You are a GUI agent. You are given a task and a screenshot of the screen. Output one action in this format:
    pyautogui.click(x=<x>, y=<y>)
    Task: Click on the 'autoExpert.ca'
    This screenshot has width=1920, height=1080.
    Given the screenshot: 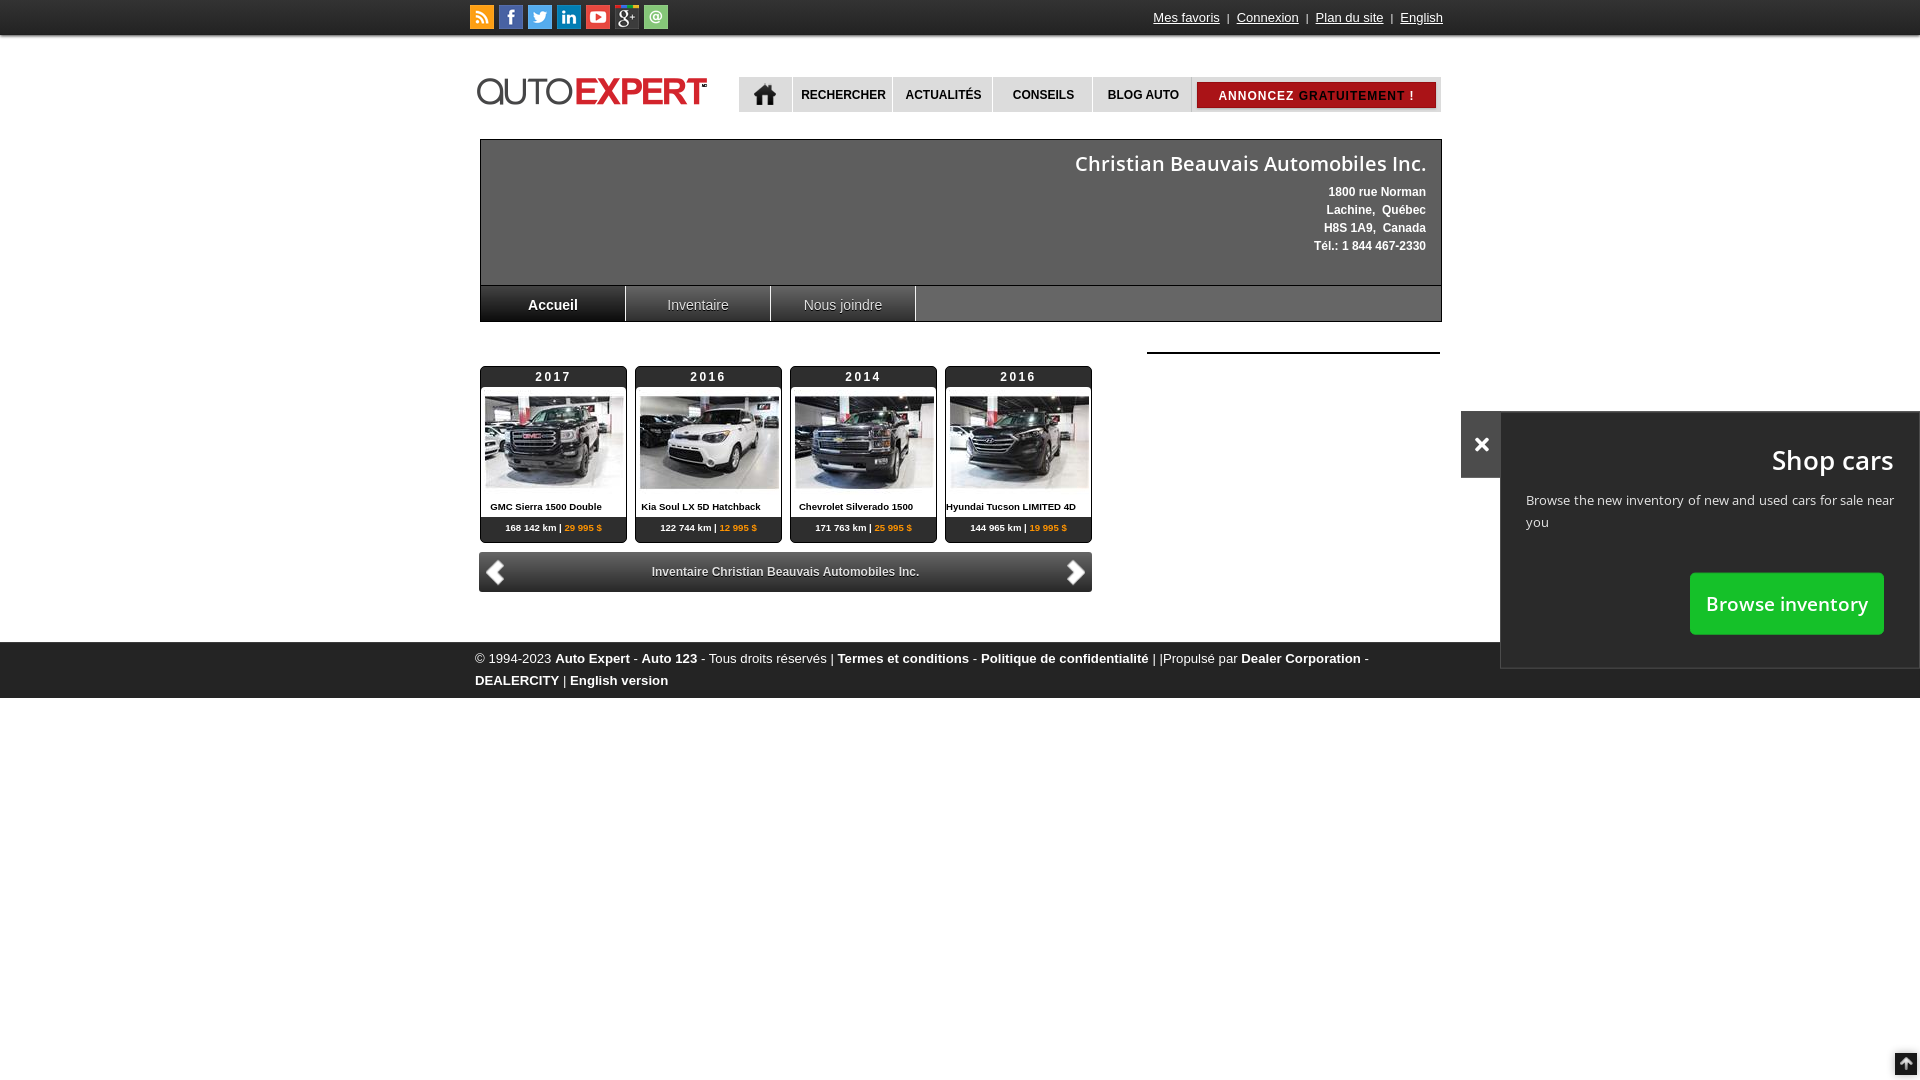 What is the action you would take?
    pyautogui.click(x=474, y=87)
    